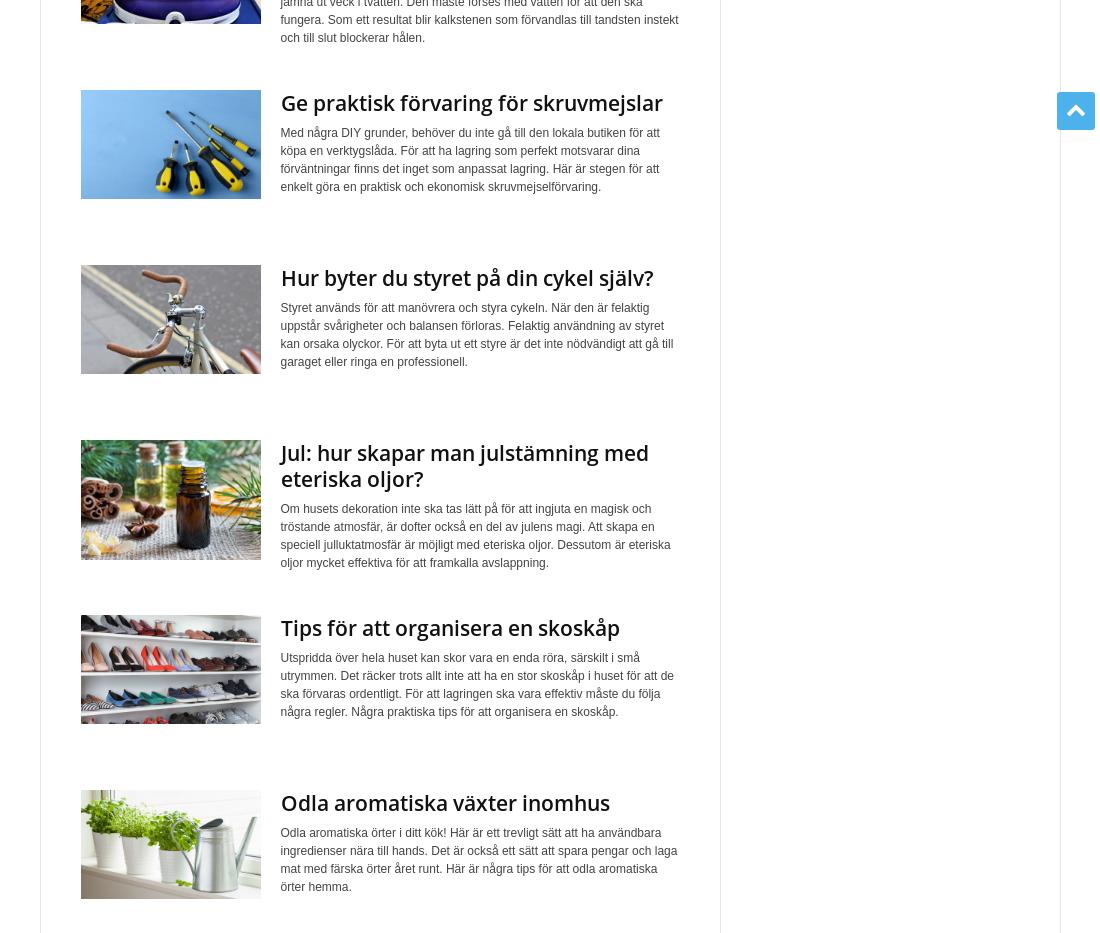 The width and height of the screenshot is (1100, 933). Describe the element at coordinates (278, 160) in the screenshot. I see `'Med några DIY grunder, behöver du inte gå till den lokala butiken för att köpa en verktygslåda. För att ha lagring som perfekt motsvarar dina förväntningar finns det inget som anpassat lagring. Här är stegen för att enkelt göra en praktisk och ekonomisk skruvmejselförvaring.'` at that location.